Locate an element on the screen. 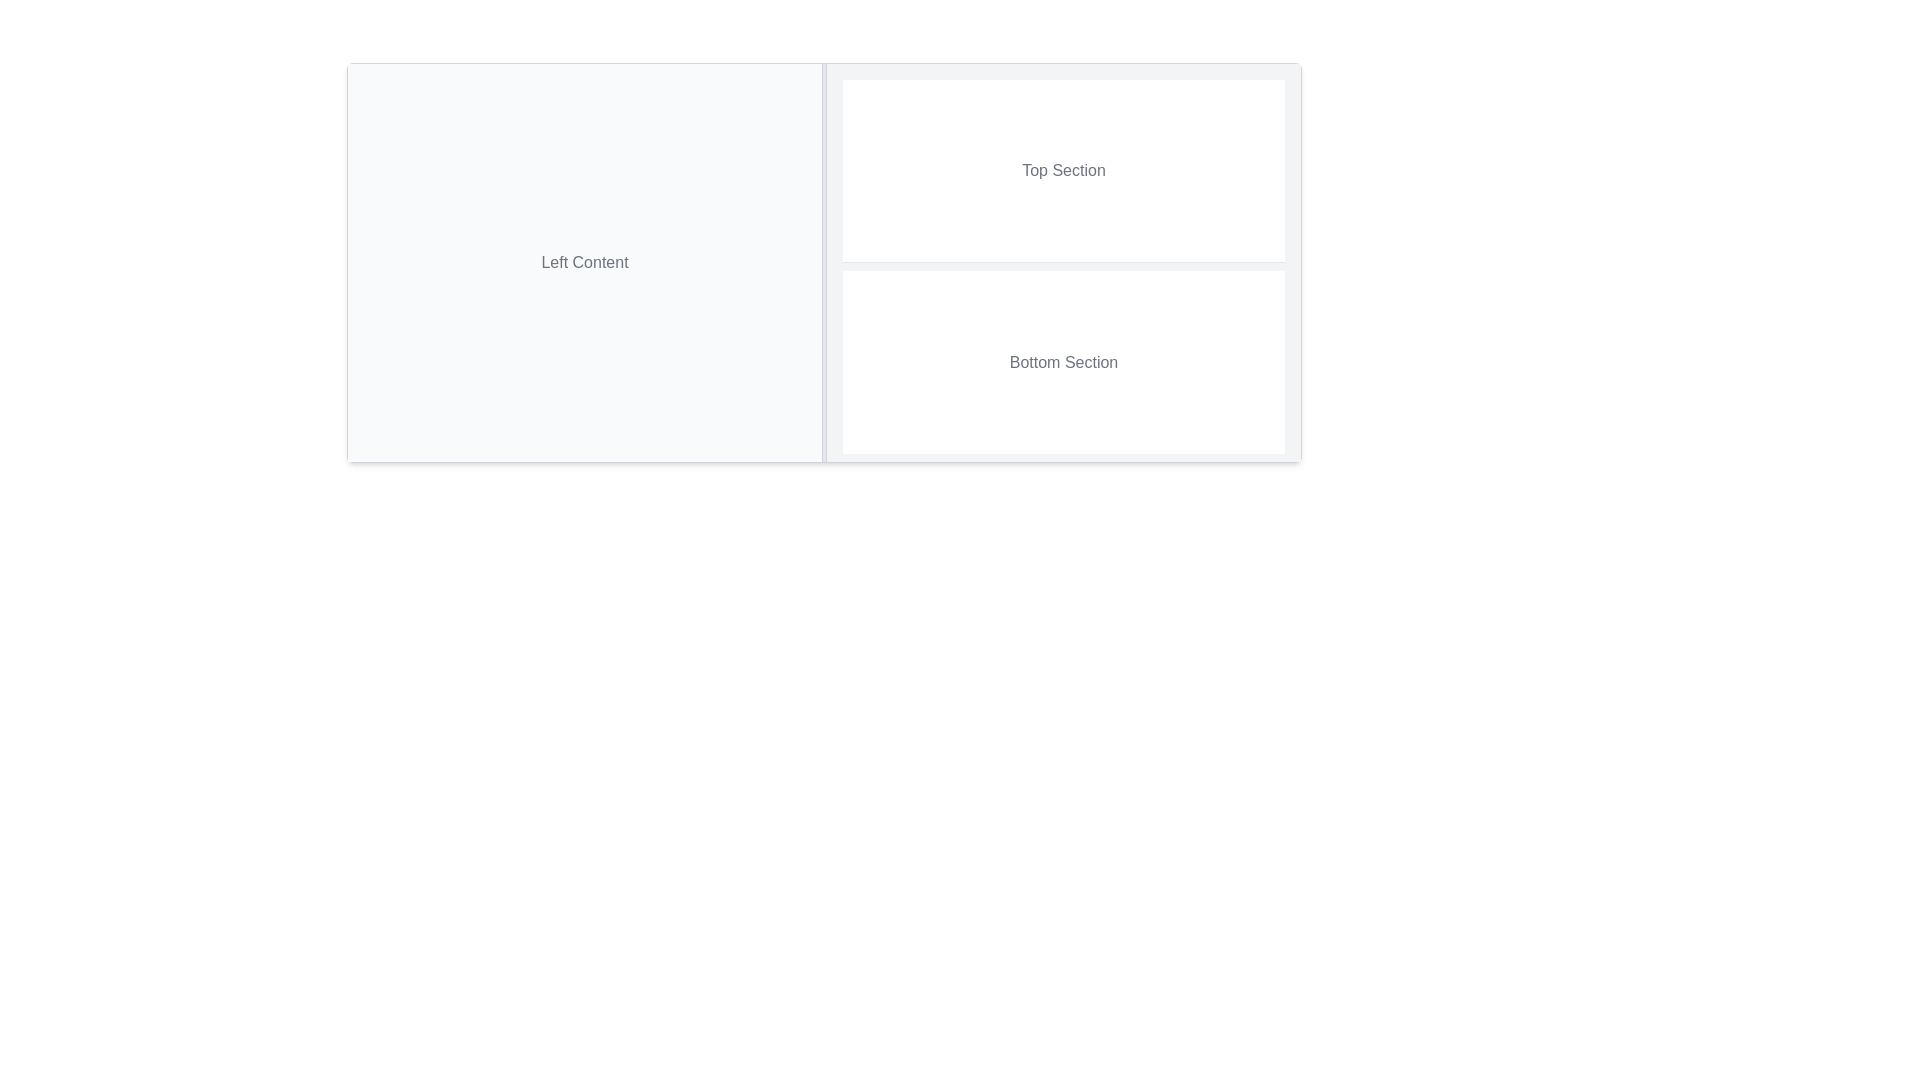 Image resolution: width=1920 pixels, height=1080 pixels. the text label displaying 'Left Content' is located at coordinates (584, 261).